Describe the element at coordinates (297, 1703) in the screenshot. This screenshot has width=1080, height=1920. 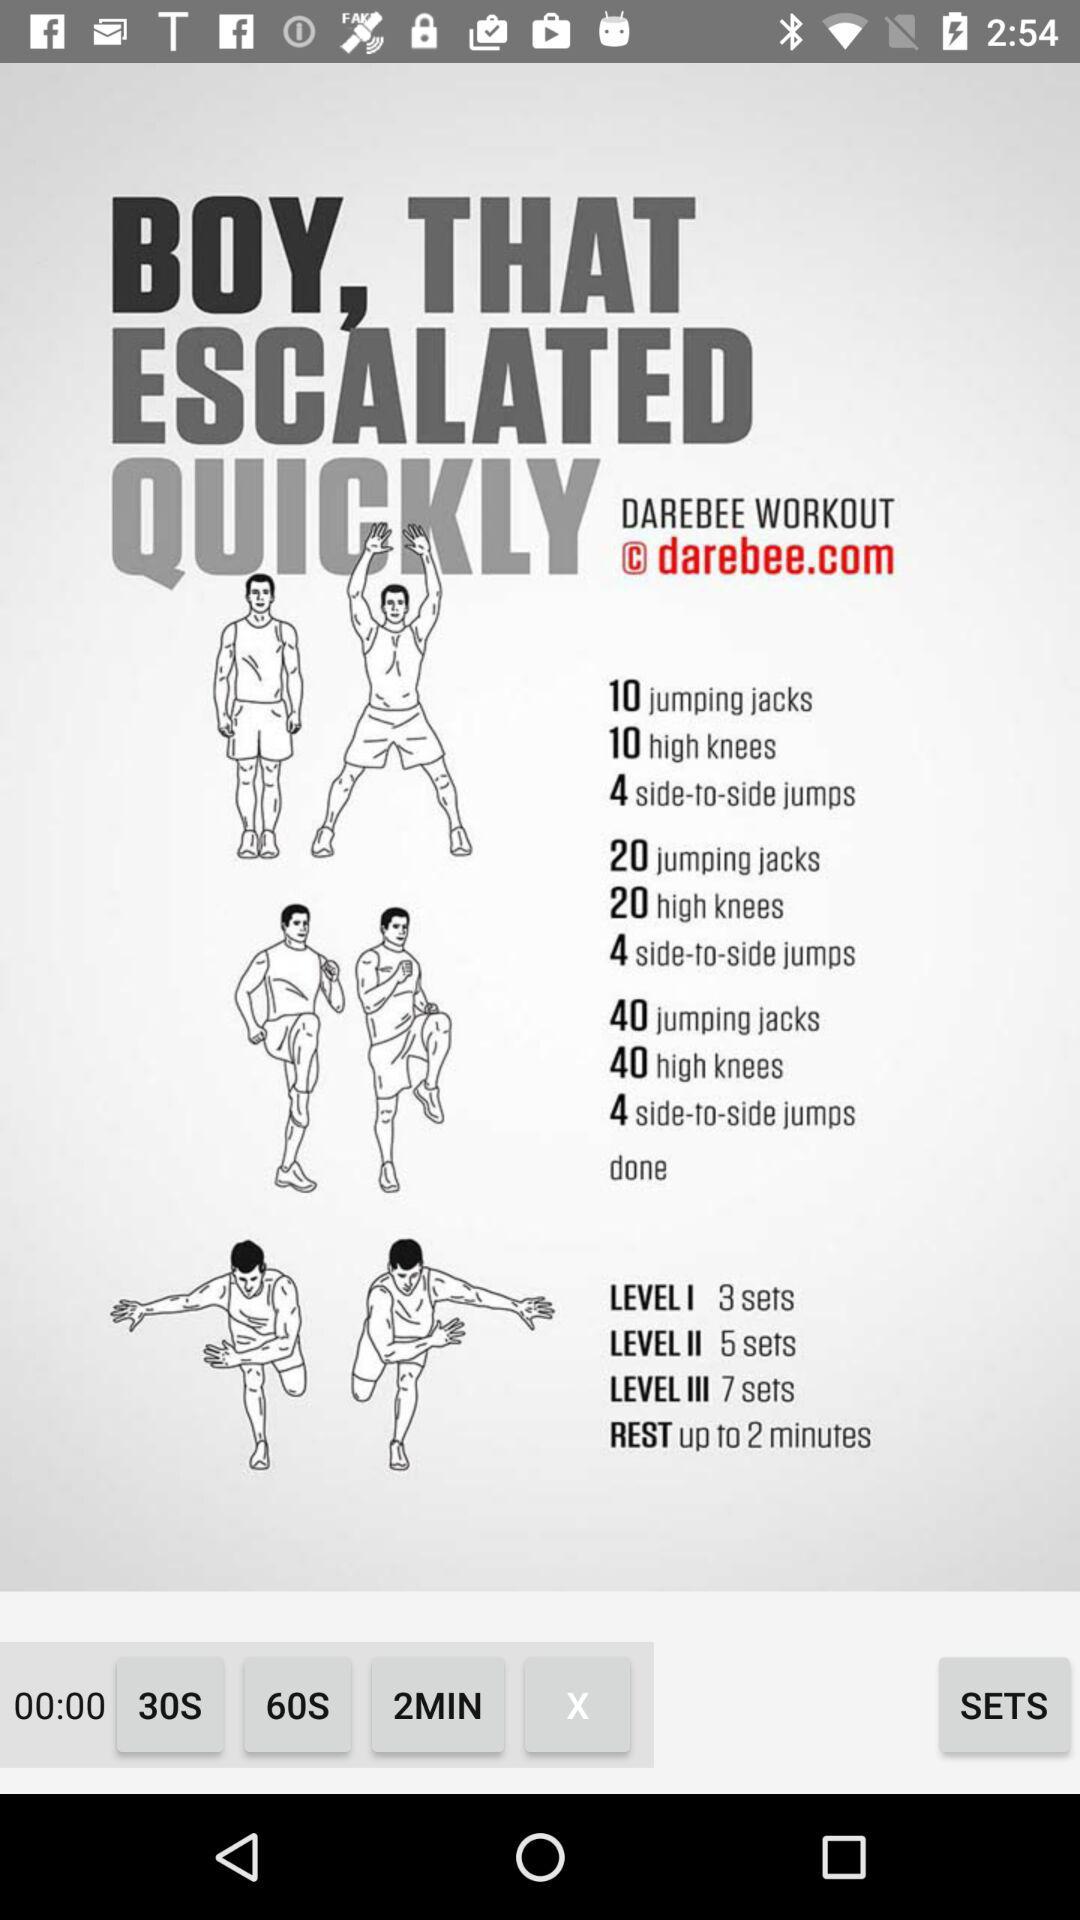
I see `the icon to the left of the 2min` at that location.